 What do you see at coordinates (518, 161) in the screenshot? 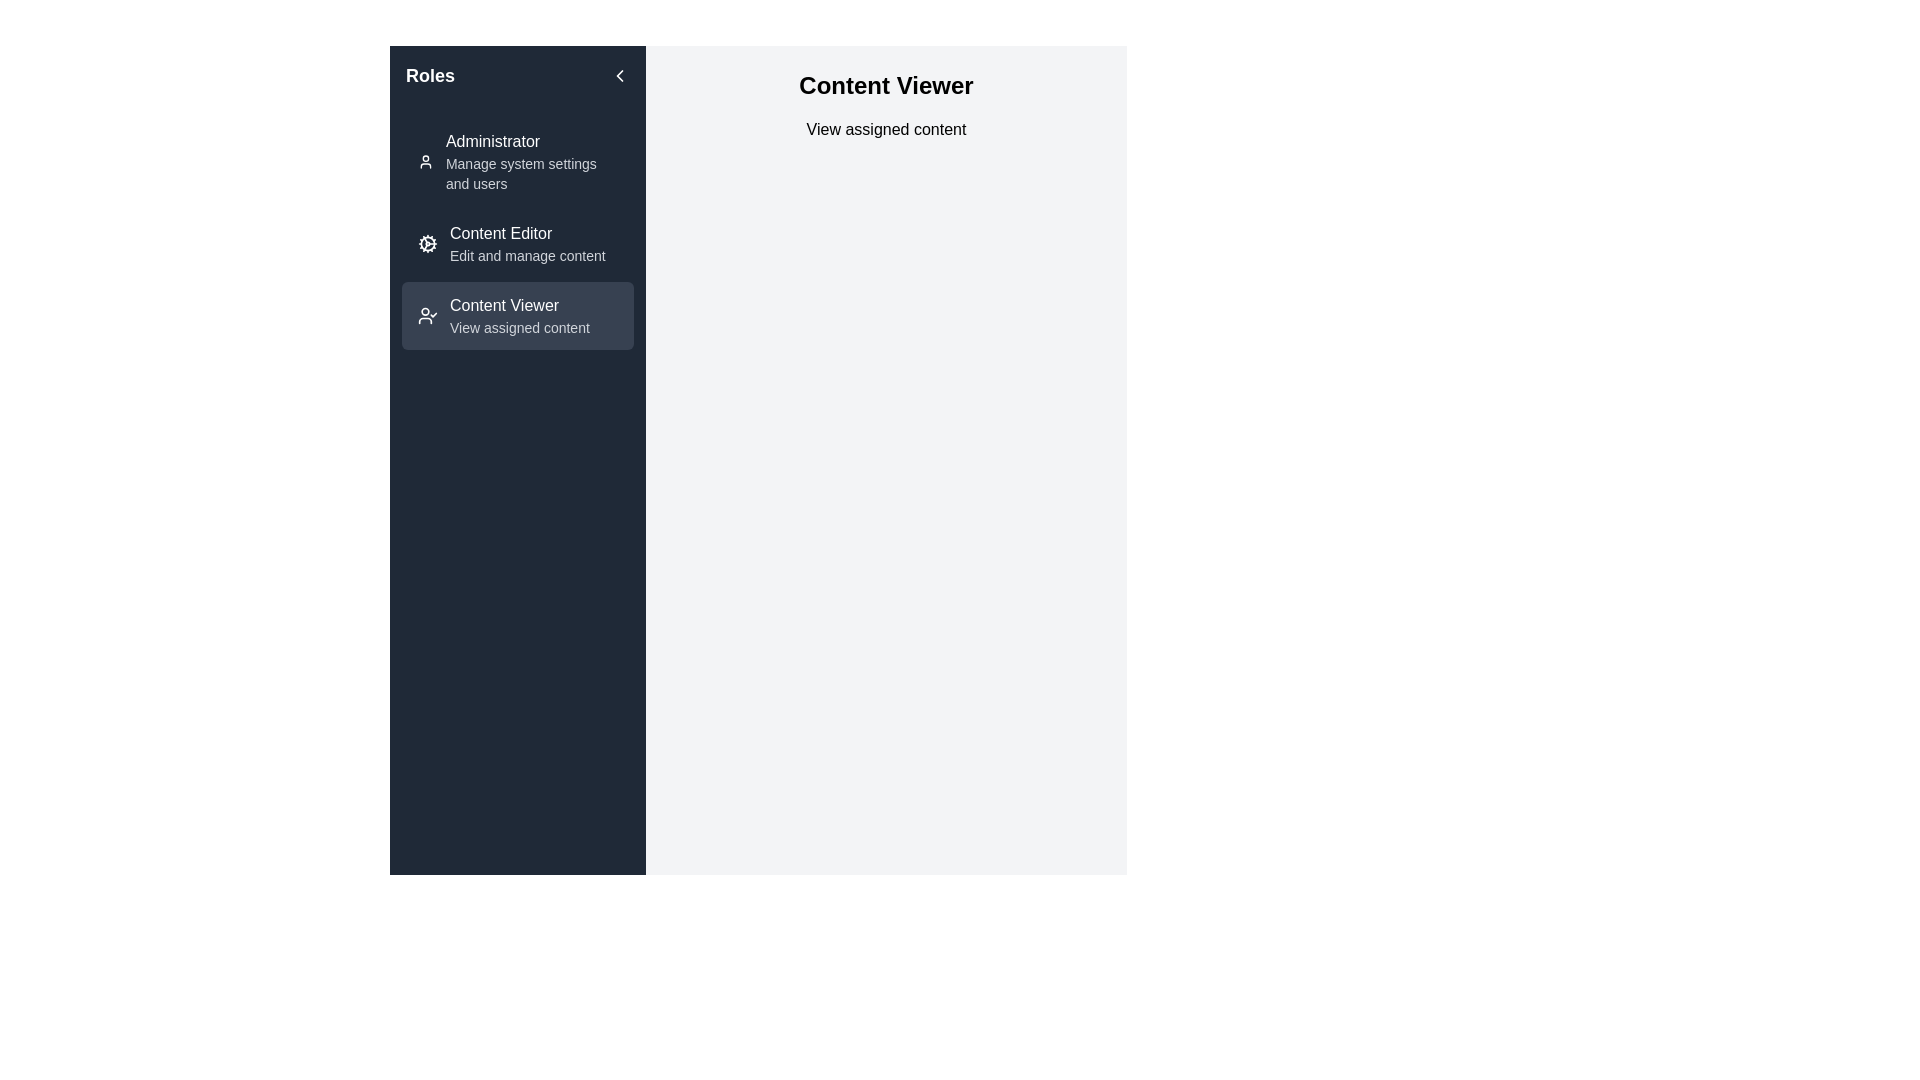
I see `the 'Administrator' navigation menu item, which features a user icon and bold text` at bounding box center [518, 161].